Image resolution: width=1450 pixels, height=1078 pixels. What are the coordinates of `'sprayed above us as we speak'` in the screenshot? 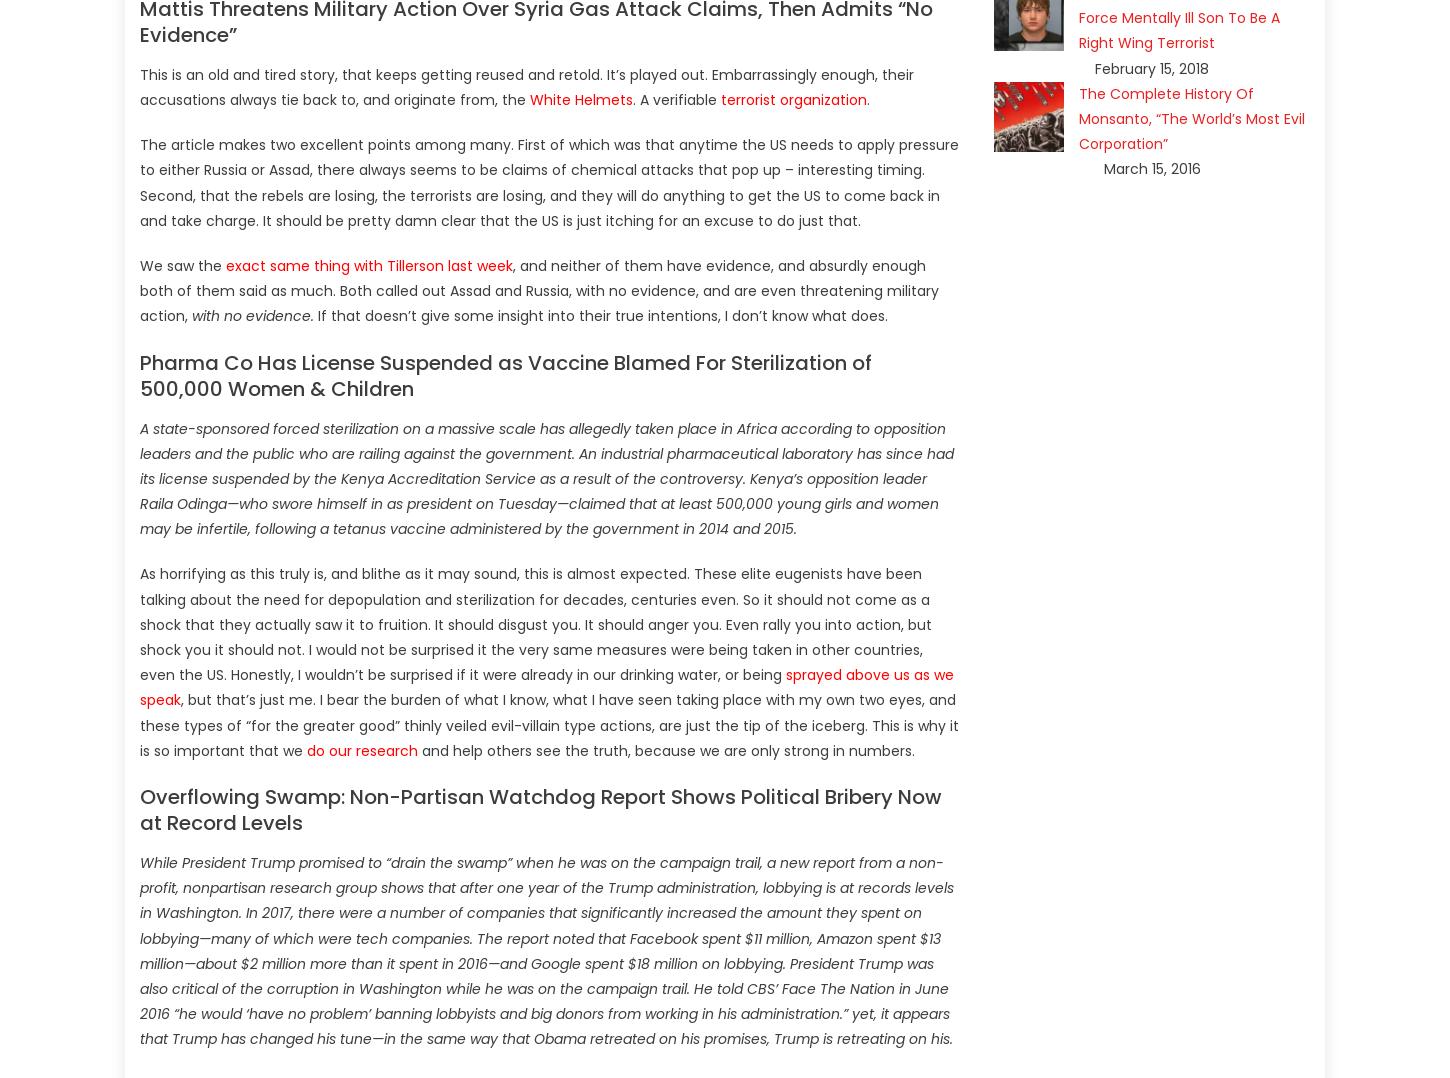 It's located at (546, 687).